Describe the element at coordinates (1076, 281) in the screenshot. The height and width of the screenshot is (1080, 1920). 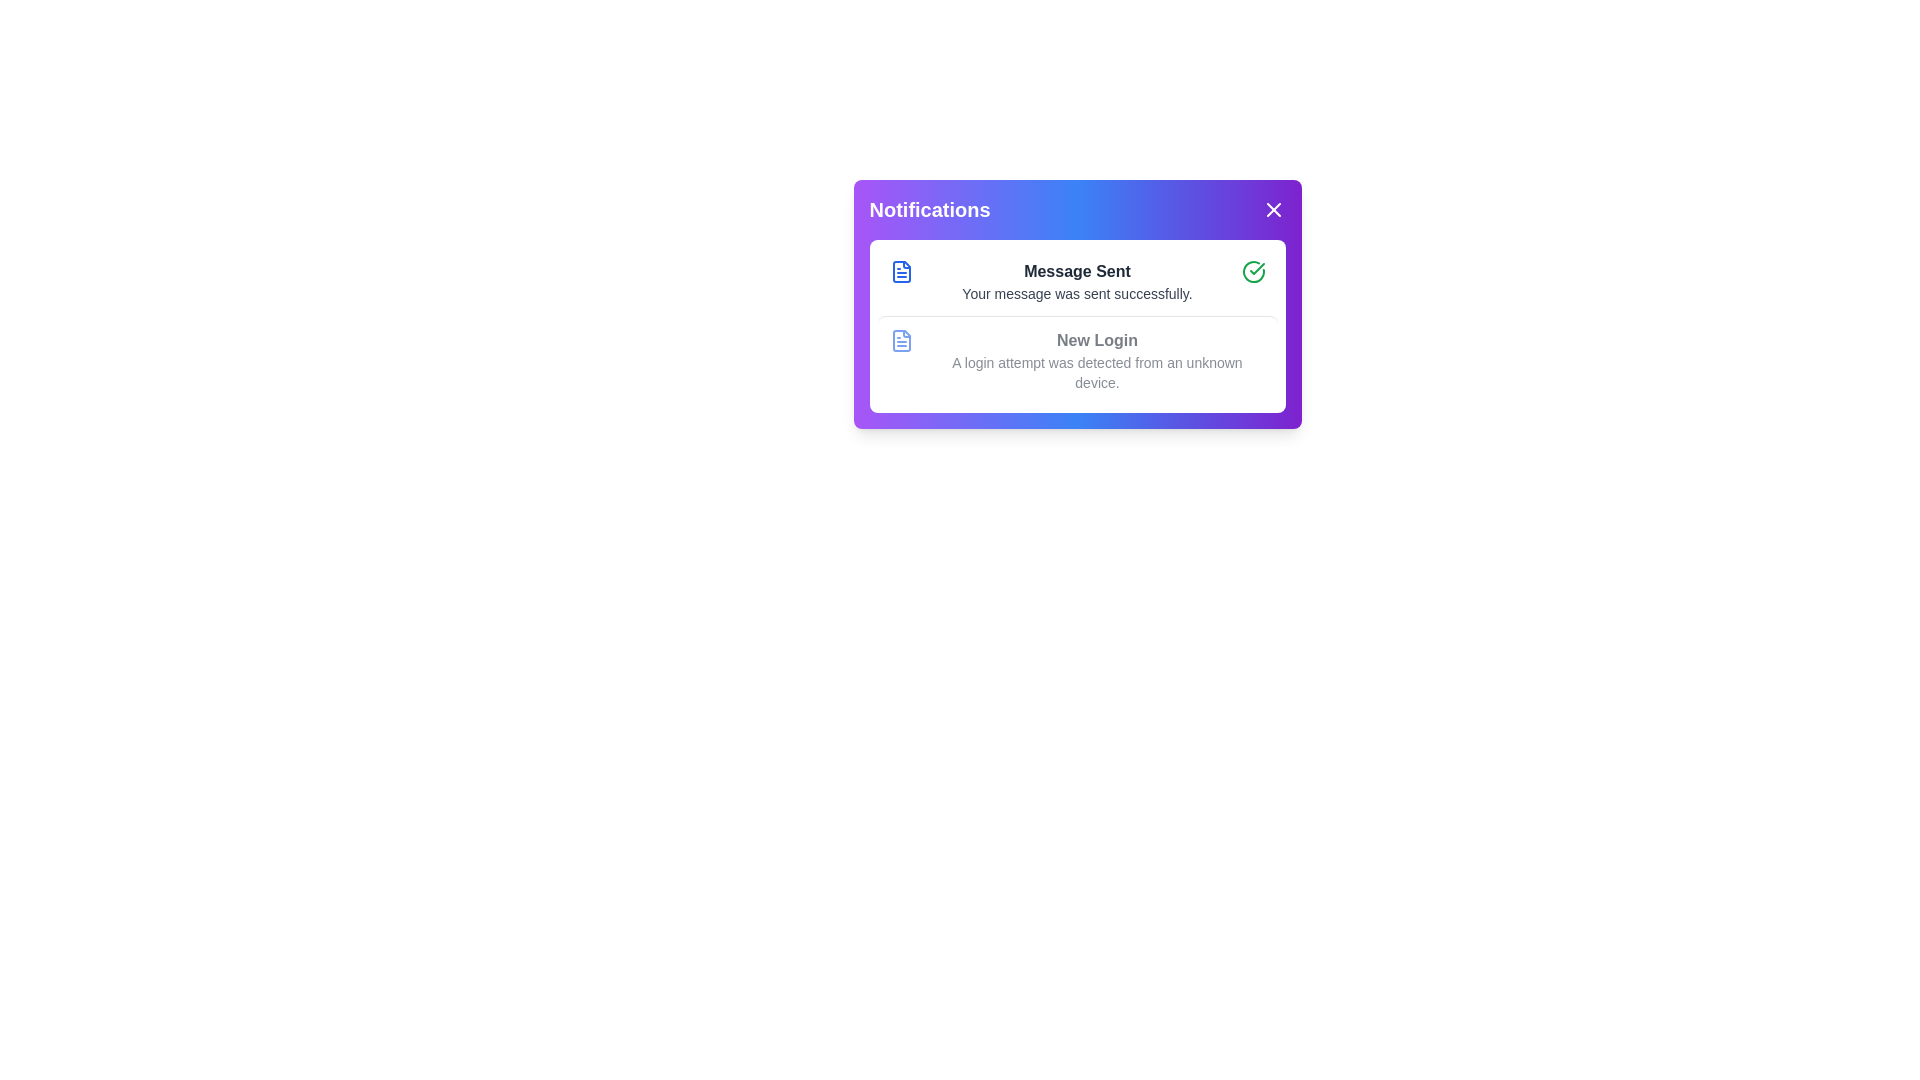
I see `message content of the first notification in the centered notification panel indicating successful message sending, which is located above the 'New Login' notification` at that location.